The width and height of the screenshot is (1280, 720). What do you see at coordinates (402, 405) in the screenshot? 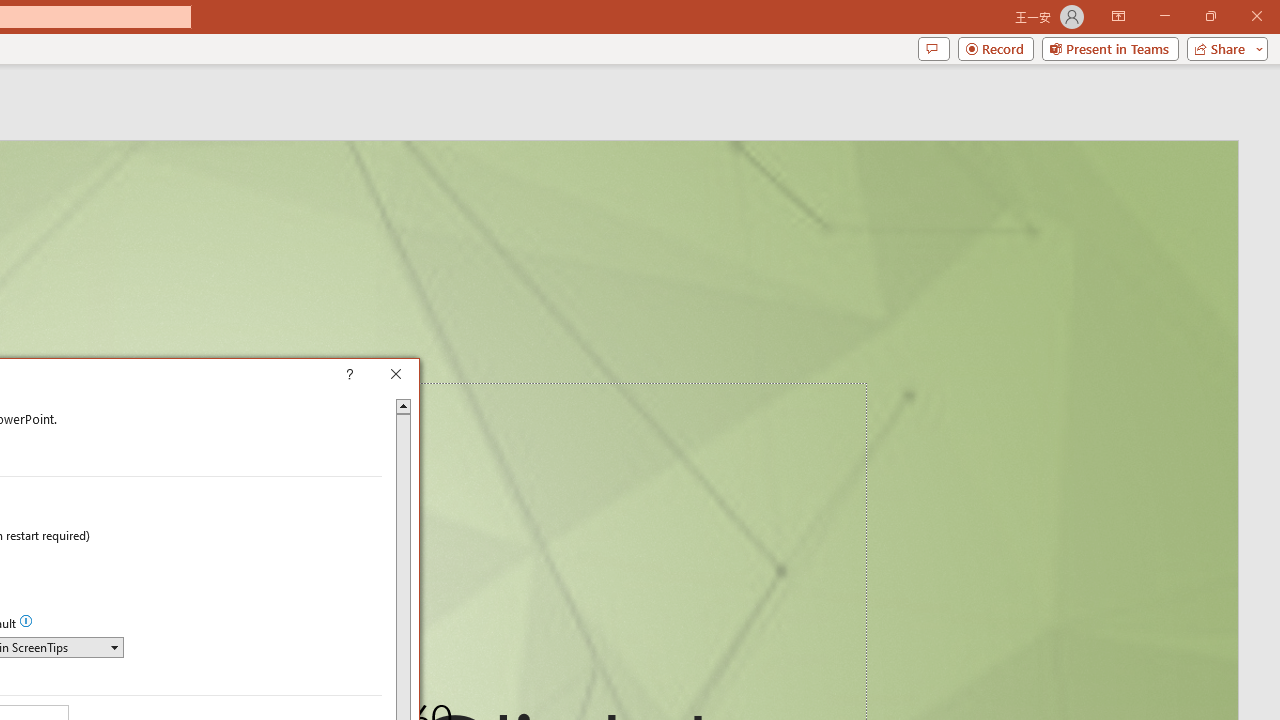
I see `'Line up'` at bounding box center [402, 405].